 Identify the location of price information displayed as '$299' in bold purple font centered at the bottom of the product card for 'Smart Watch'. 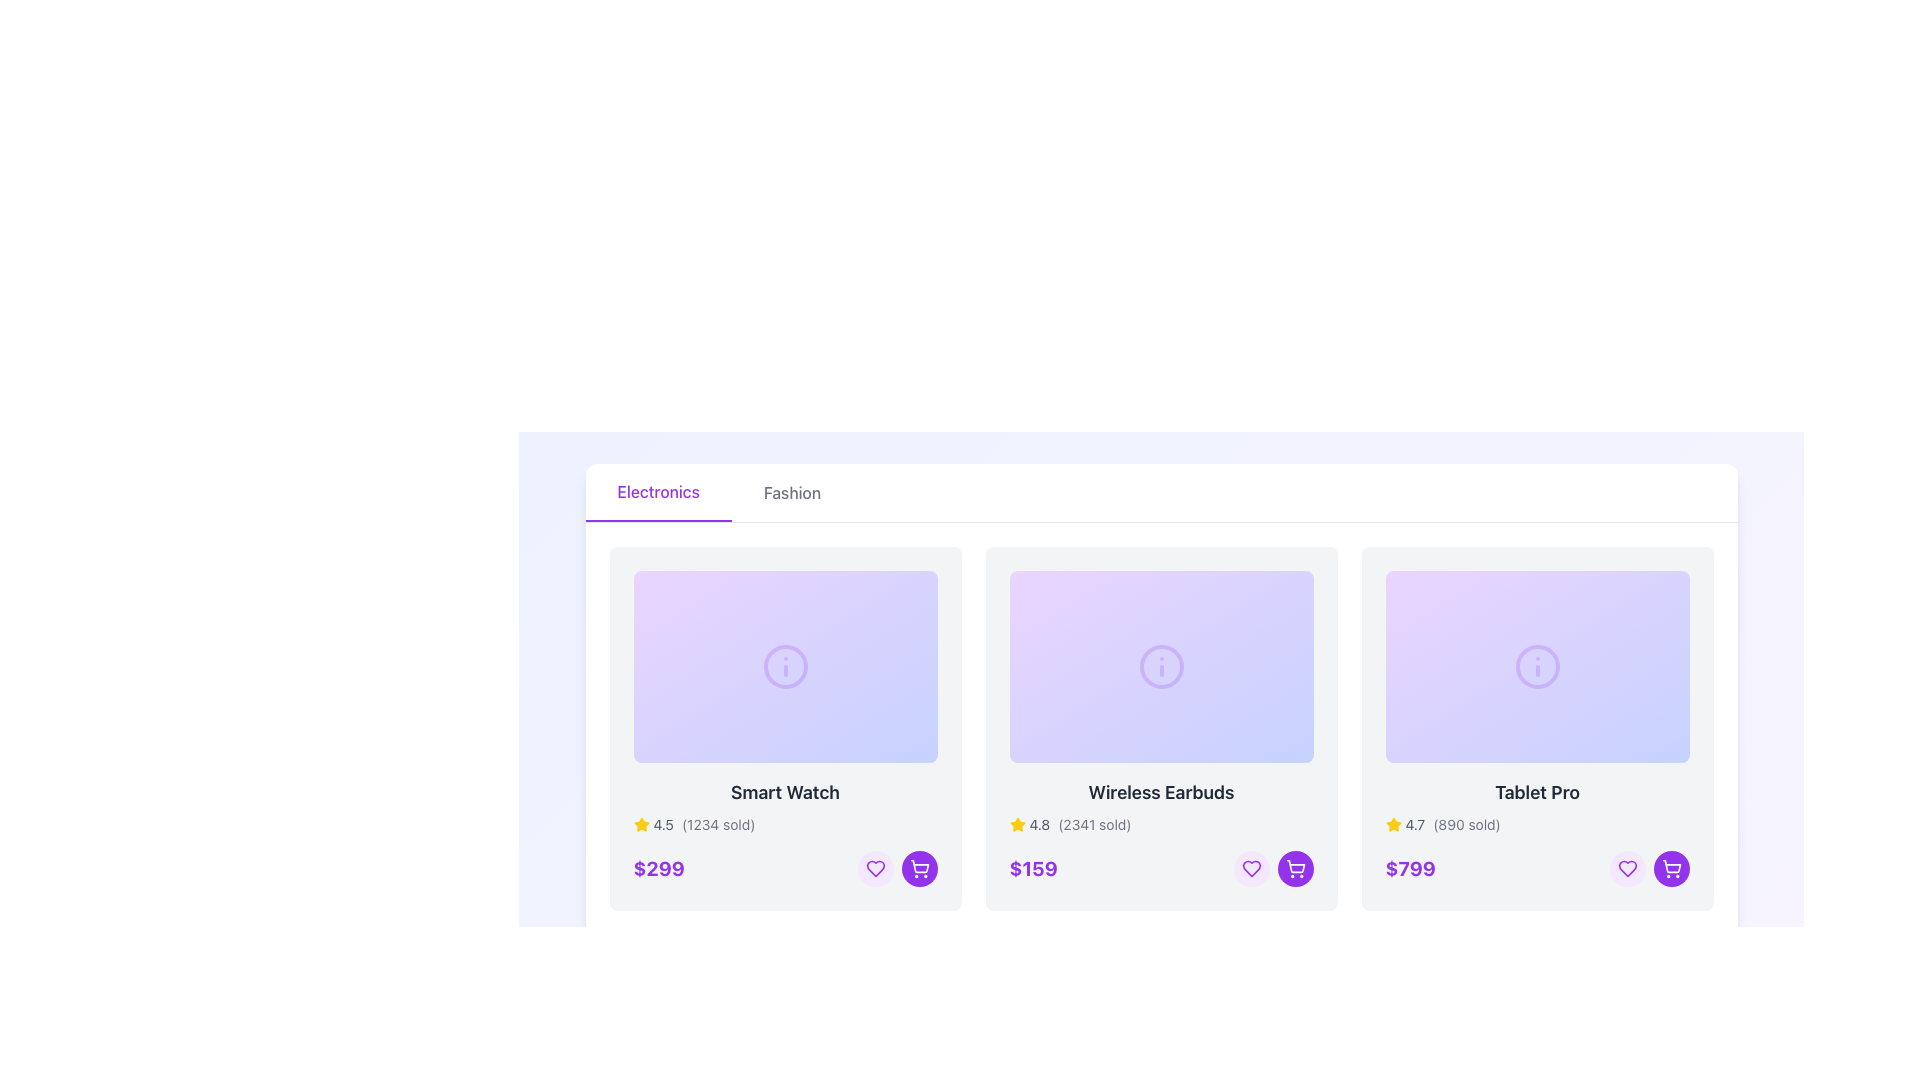
(784, 867).